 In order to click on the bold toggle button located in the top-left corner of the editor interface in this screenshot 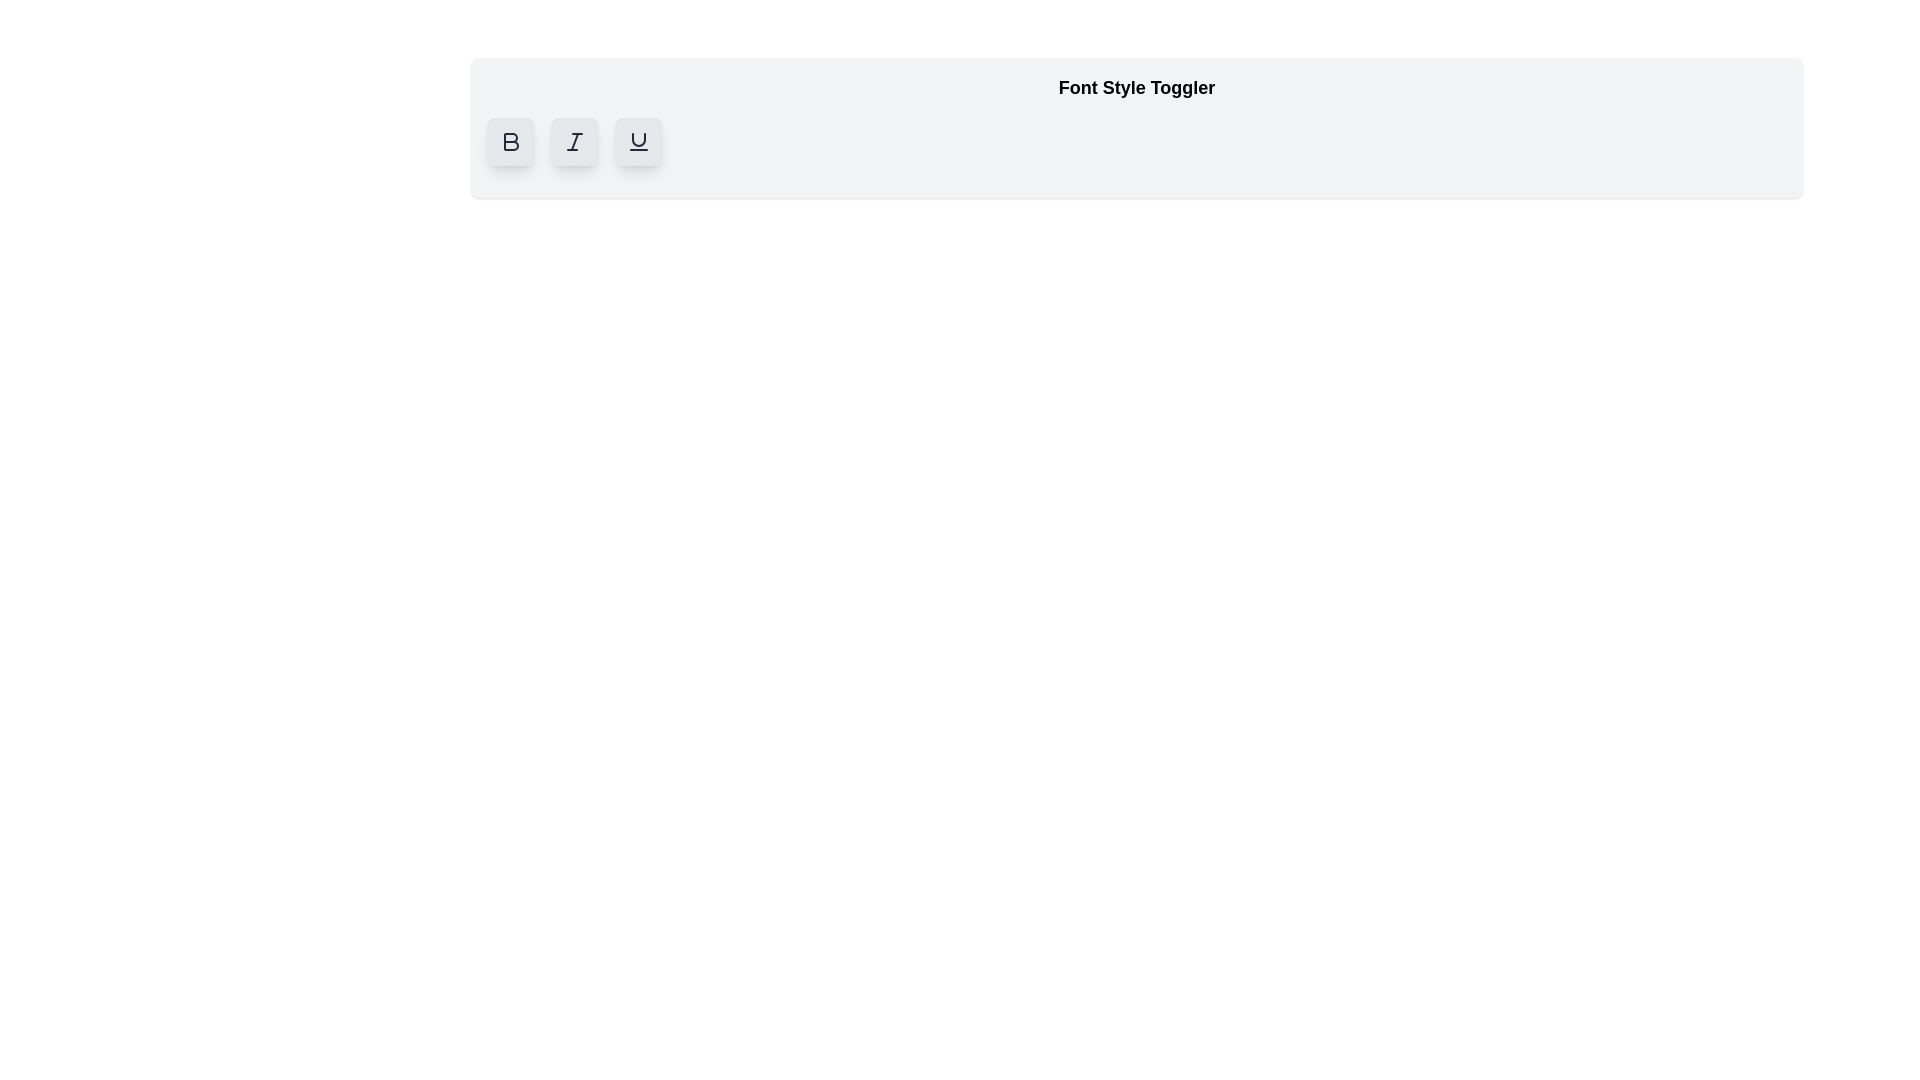, I will do `click(510, 141)`.